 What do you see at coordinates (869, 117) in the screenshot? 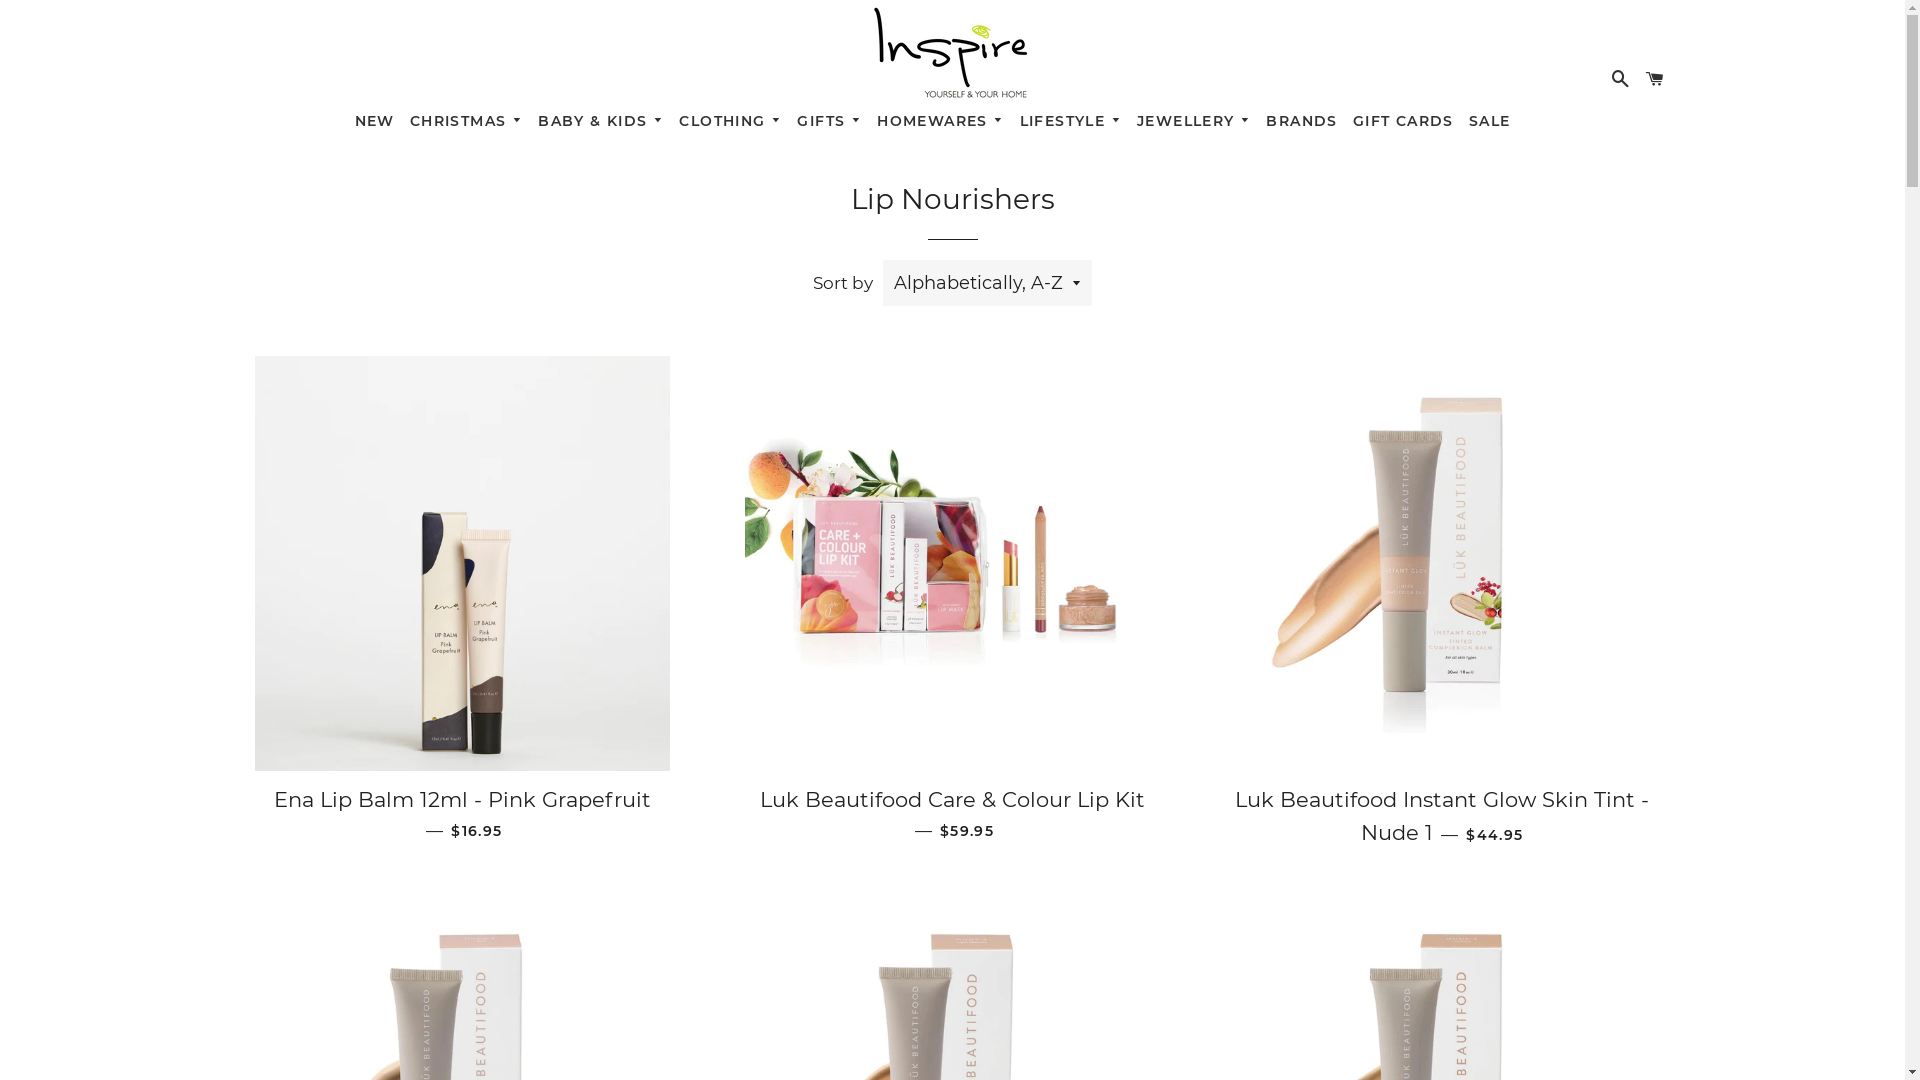
I see `'HOMEWARES'` at bounding box center [869, 117].